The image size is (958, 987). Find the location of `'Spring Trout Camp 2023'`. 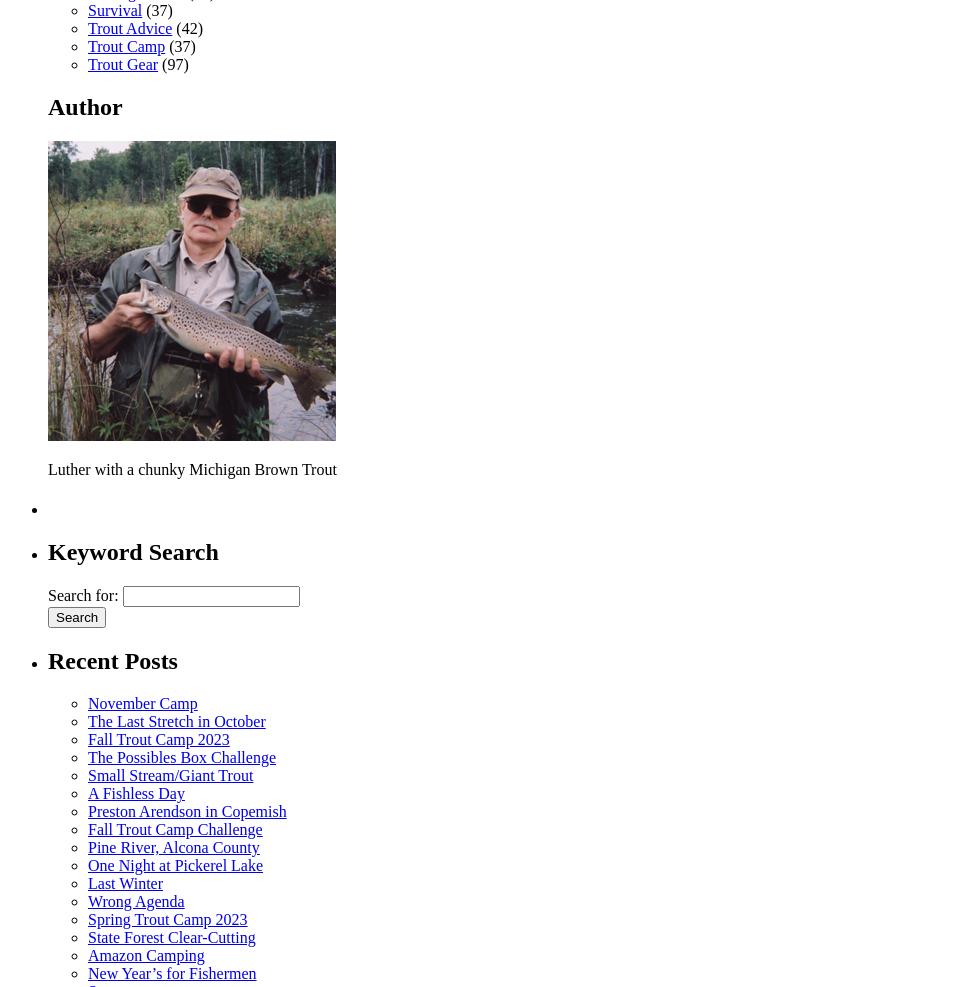

'Spring Trout Camp 2023' is located at coordinates (166, 918).